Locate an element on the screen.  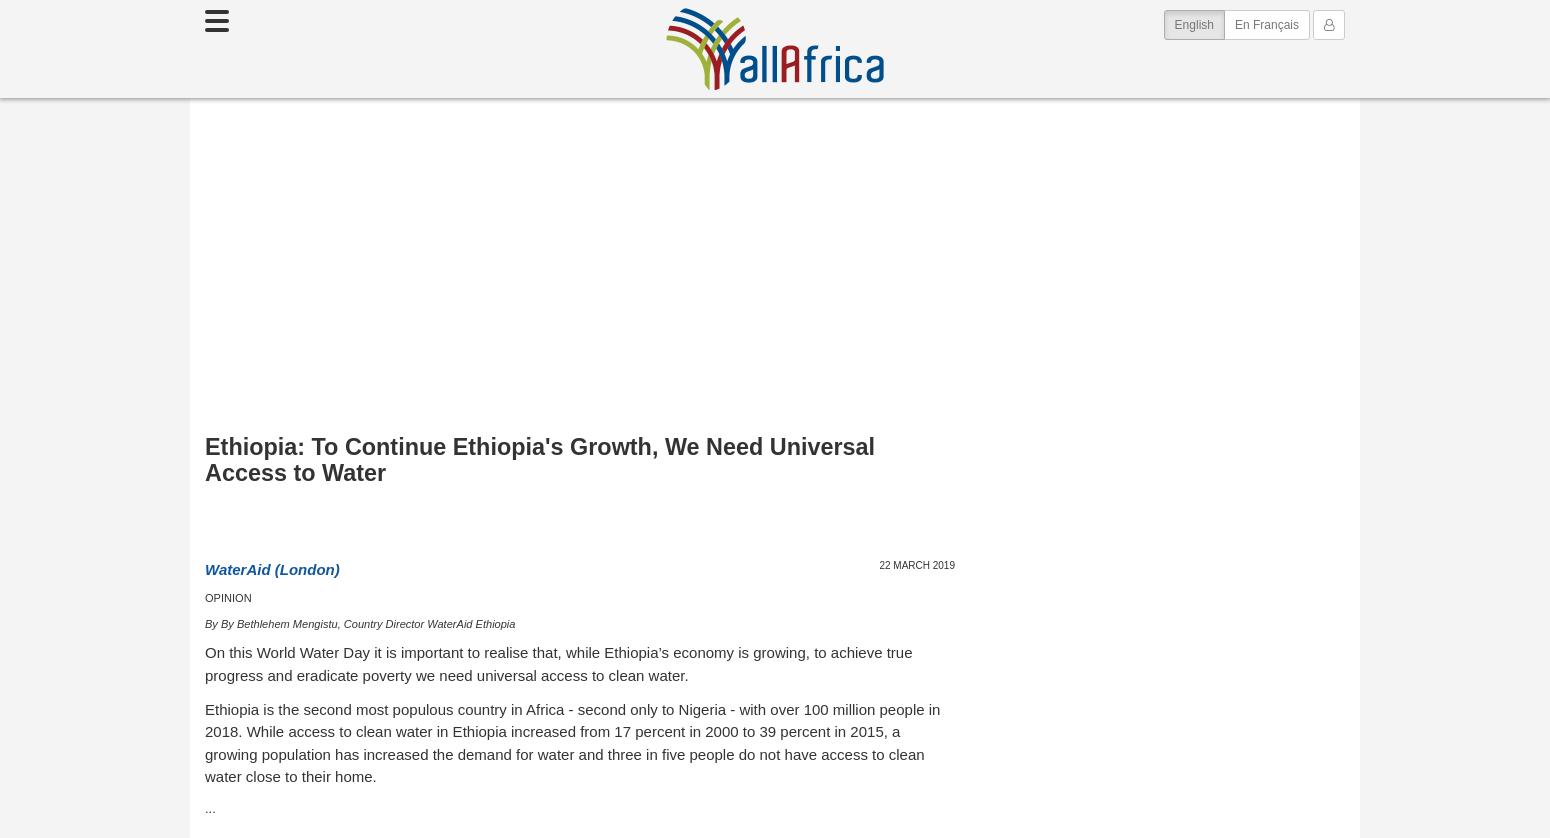
'By By Bethlehem Mengistu, Country Director WaterAid Ethiopia' is located at coordinates (359, 622).